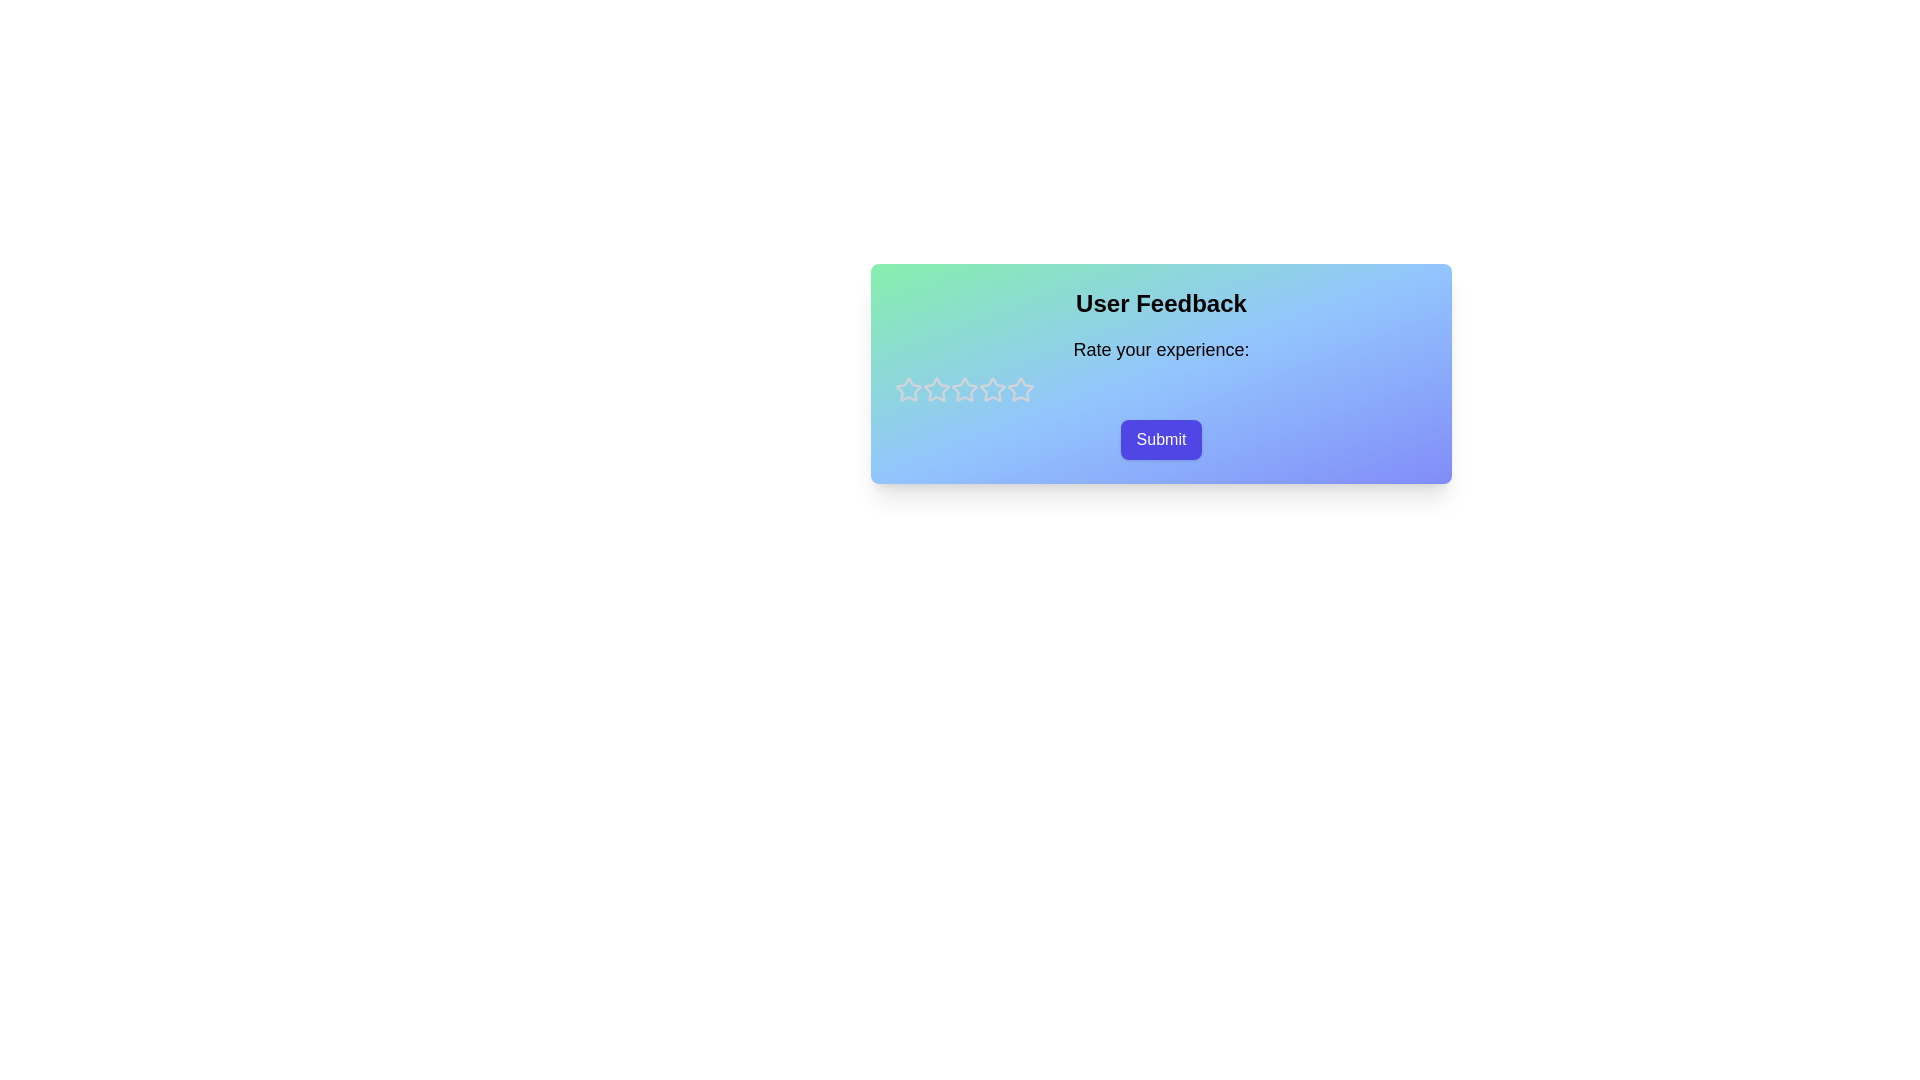 The height and width of the screenshot is (1080, 1920). I want to click on the first star icon in the rating UI, so click(935, 389).